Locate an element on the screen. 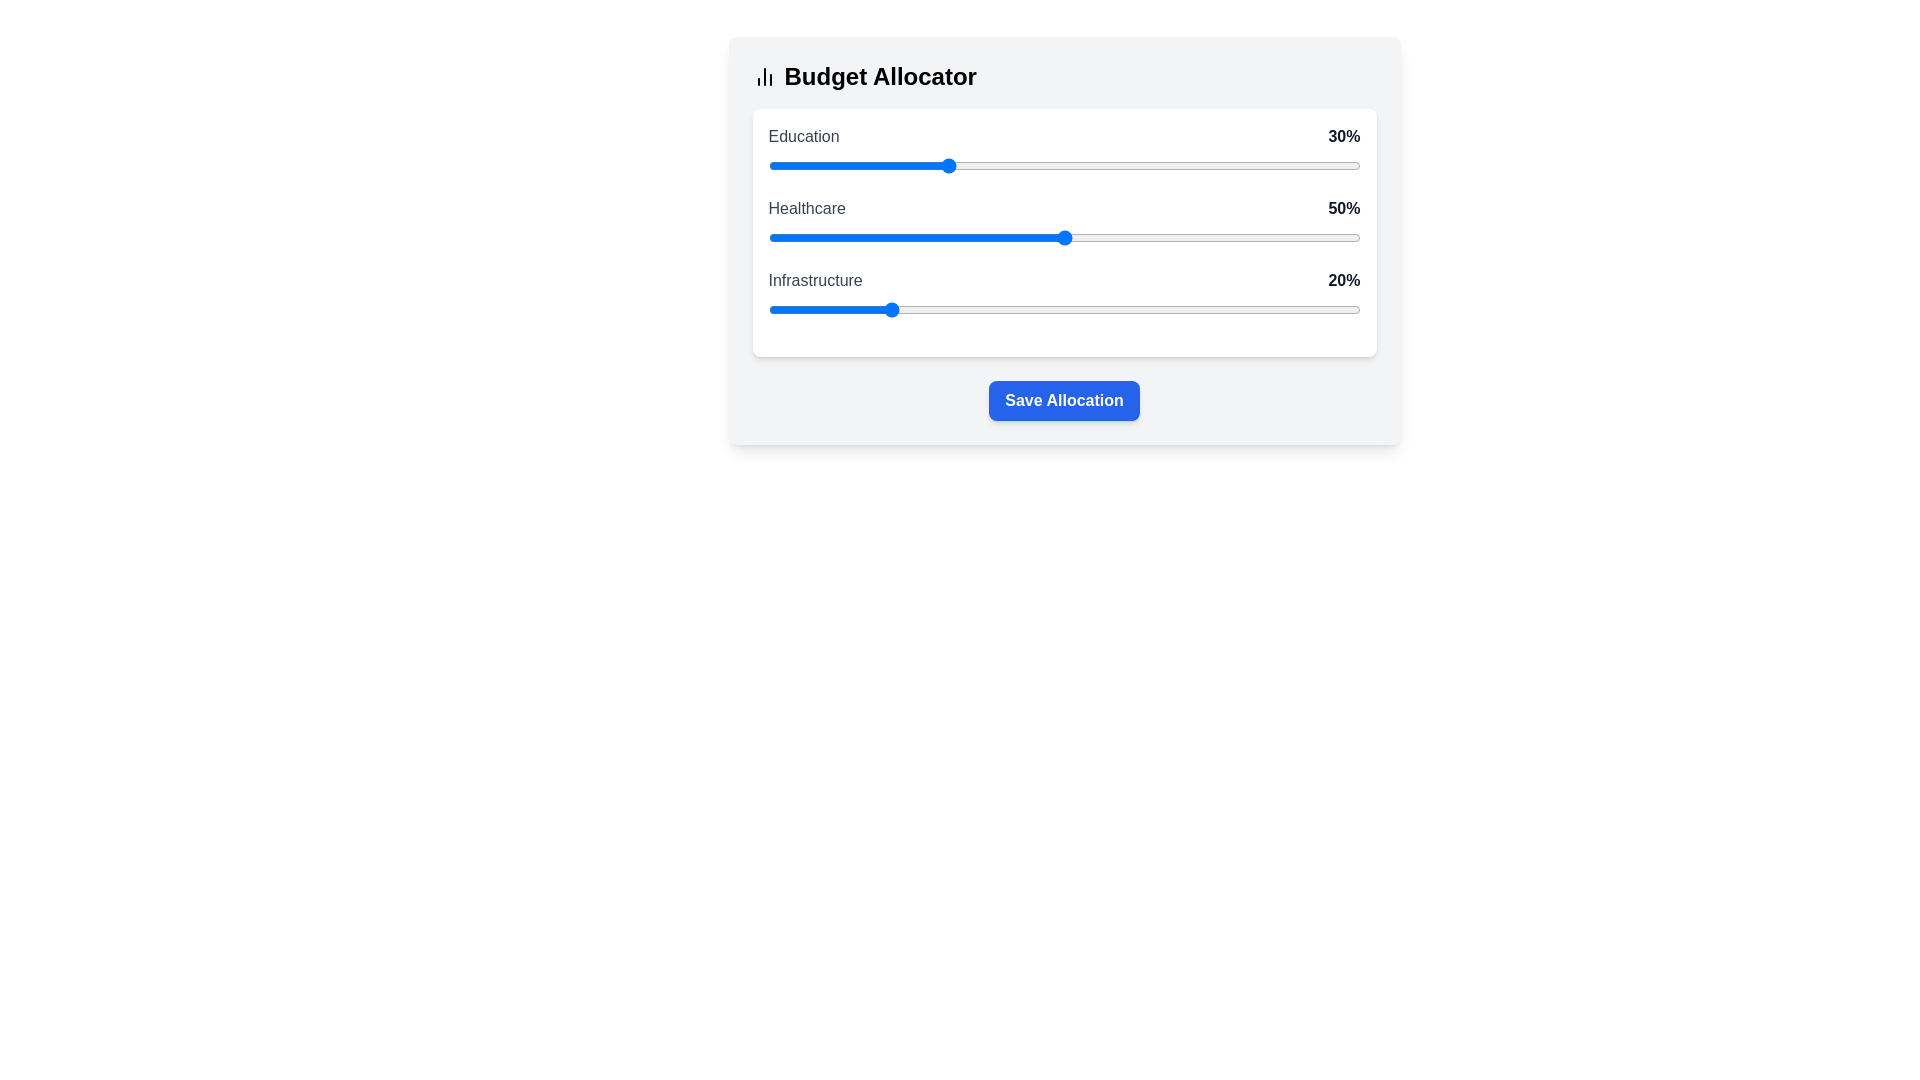 Image resolution: width=1920 pixels, height=1080 pixels. healthcare allocation is located at coordinates (1336, 237).